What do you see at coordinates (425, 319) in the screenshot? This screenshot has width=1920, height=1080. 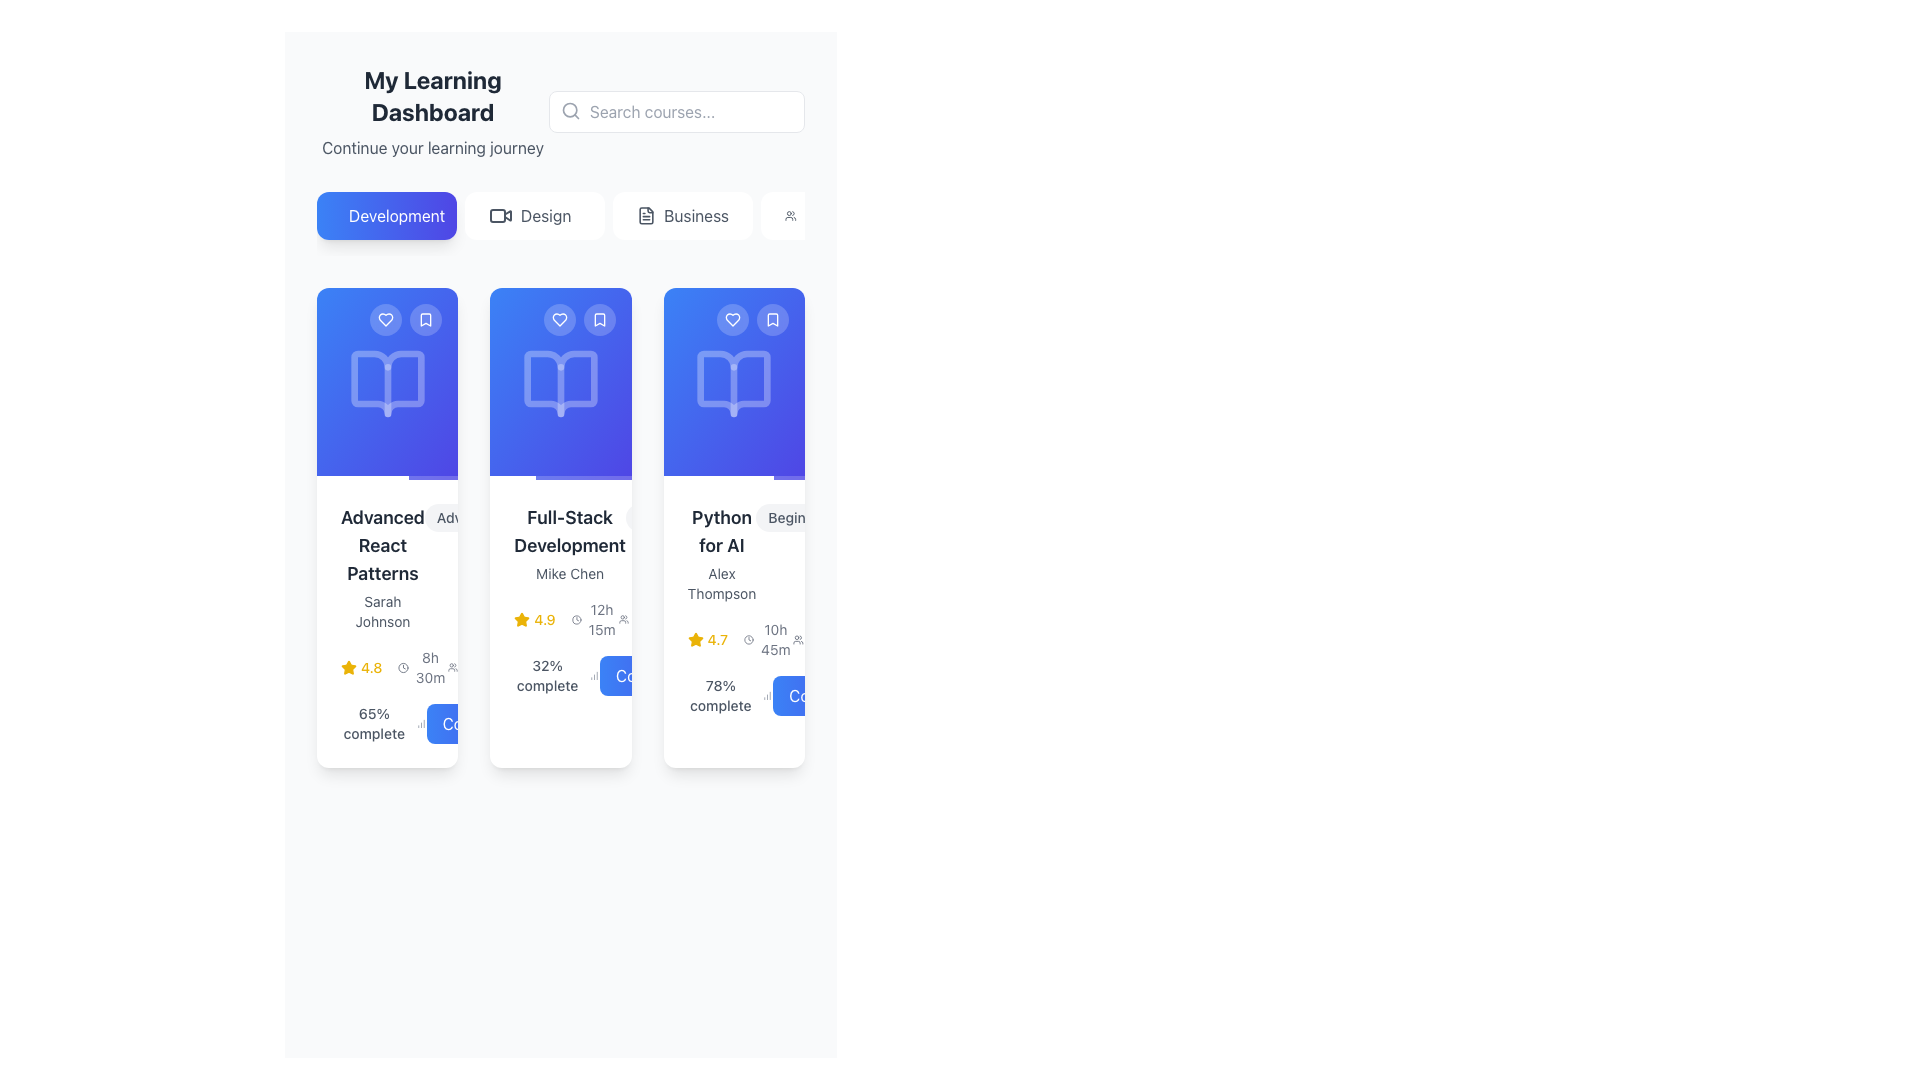 I see `the bookmark icon located at the top-right corner of the 'Advanced React Patterns' course card` at bounding box center [425, 319].